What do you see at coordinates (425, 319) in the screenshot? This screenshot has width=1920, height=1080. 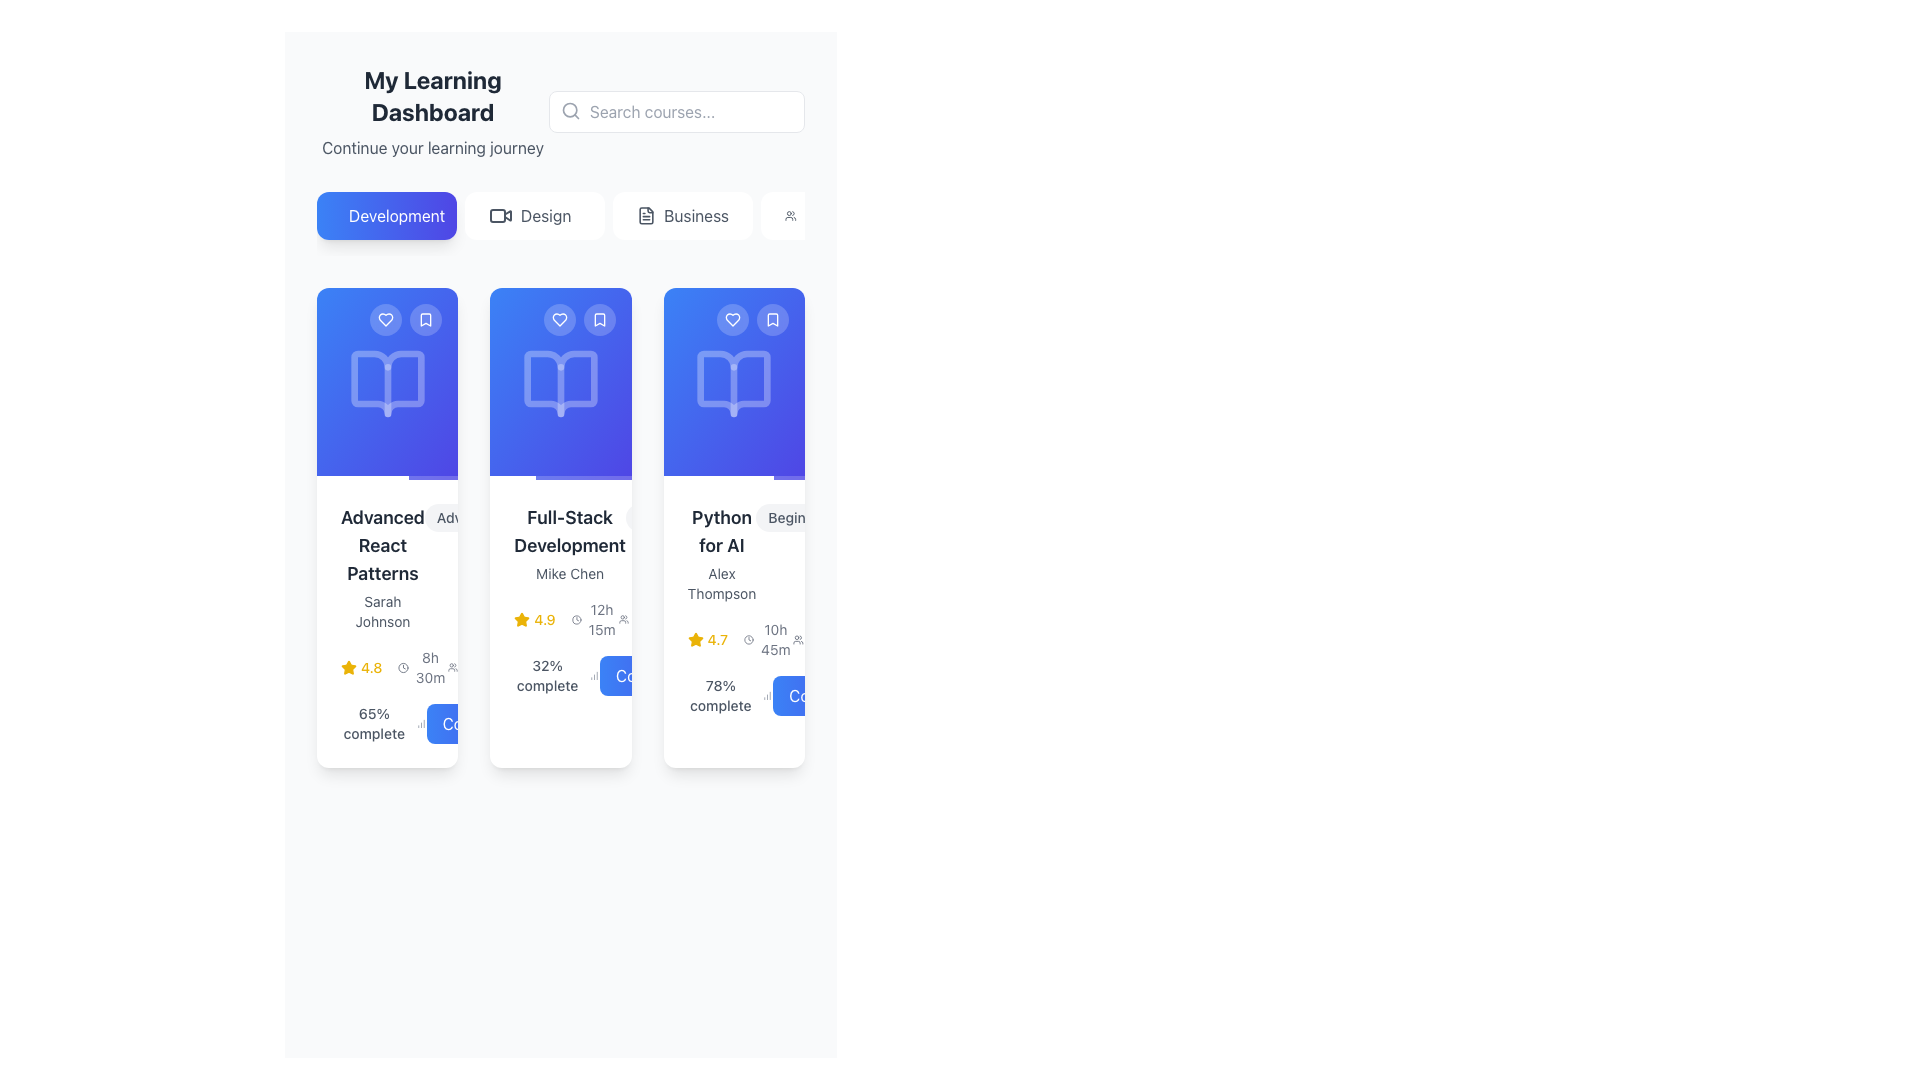 I see `the bookmark icon located at the top-right corner of the 'Advanced React Patterns' course card` at bounding box center [425, 319].